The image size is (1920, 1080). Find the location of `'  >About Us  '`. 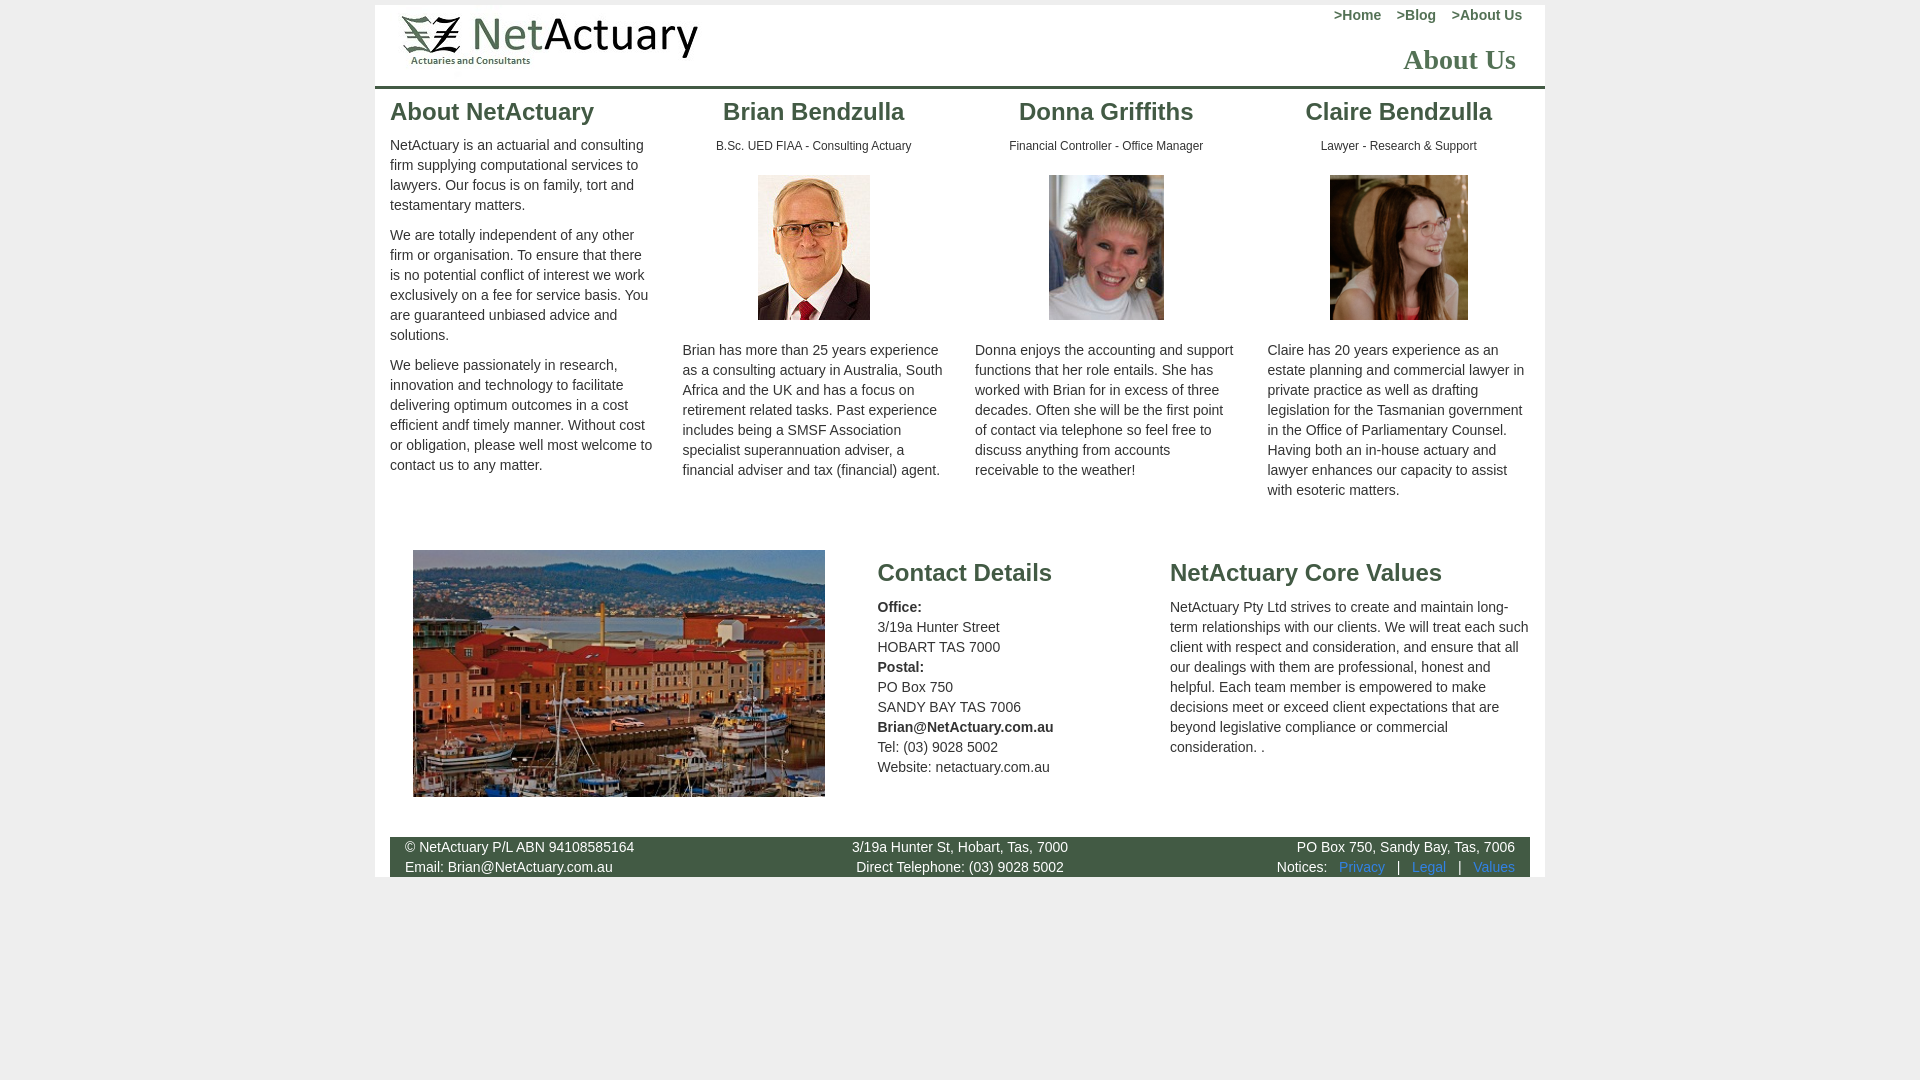

'  >About Us  ' is located at coordinates (1484, 15).